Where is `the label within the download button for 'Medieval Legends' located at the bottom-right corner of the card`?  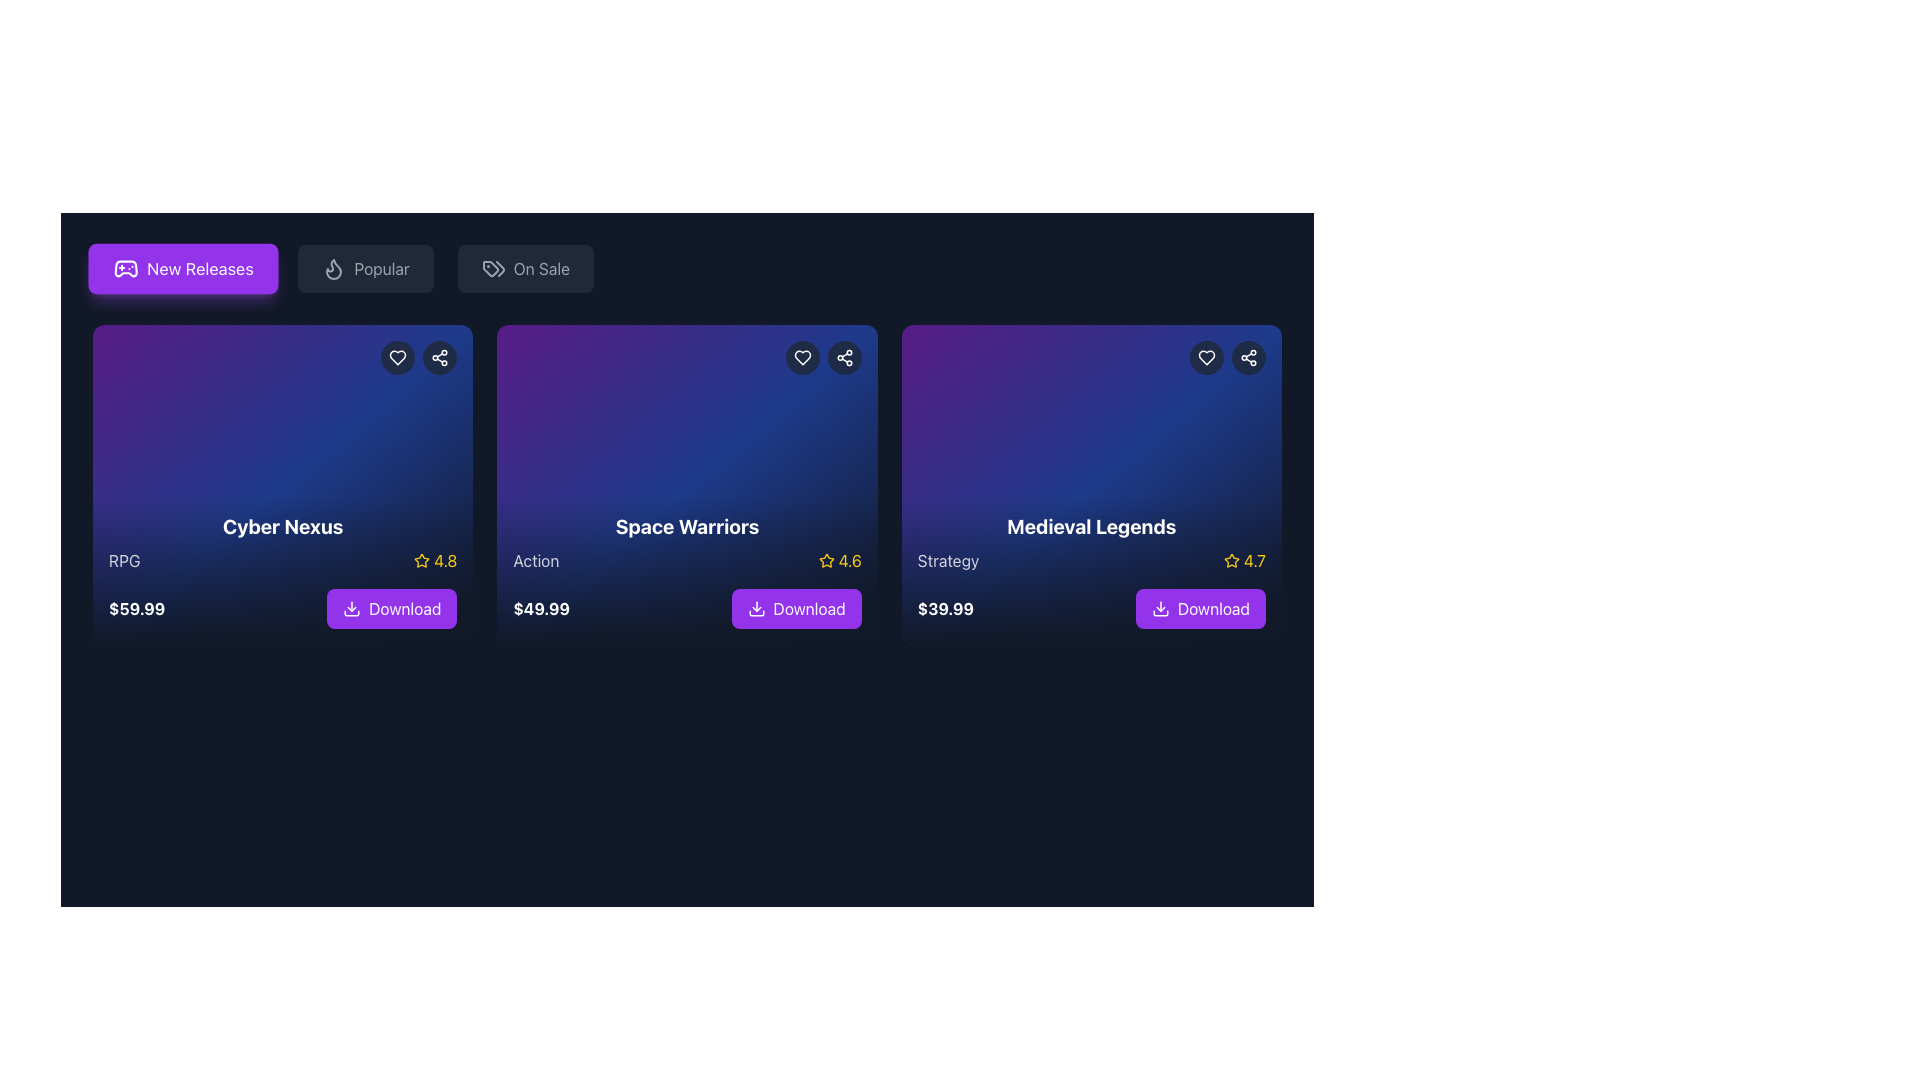 the label within the download button for 'Medieval Legends' located at the bottom-right corner of the card is located at coordinates (1213, 608).